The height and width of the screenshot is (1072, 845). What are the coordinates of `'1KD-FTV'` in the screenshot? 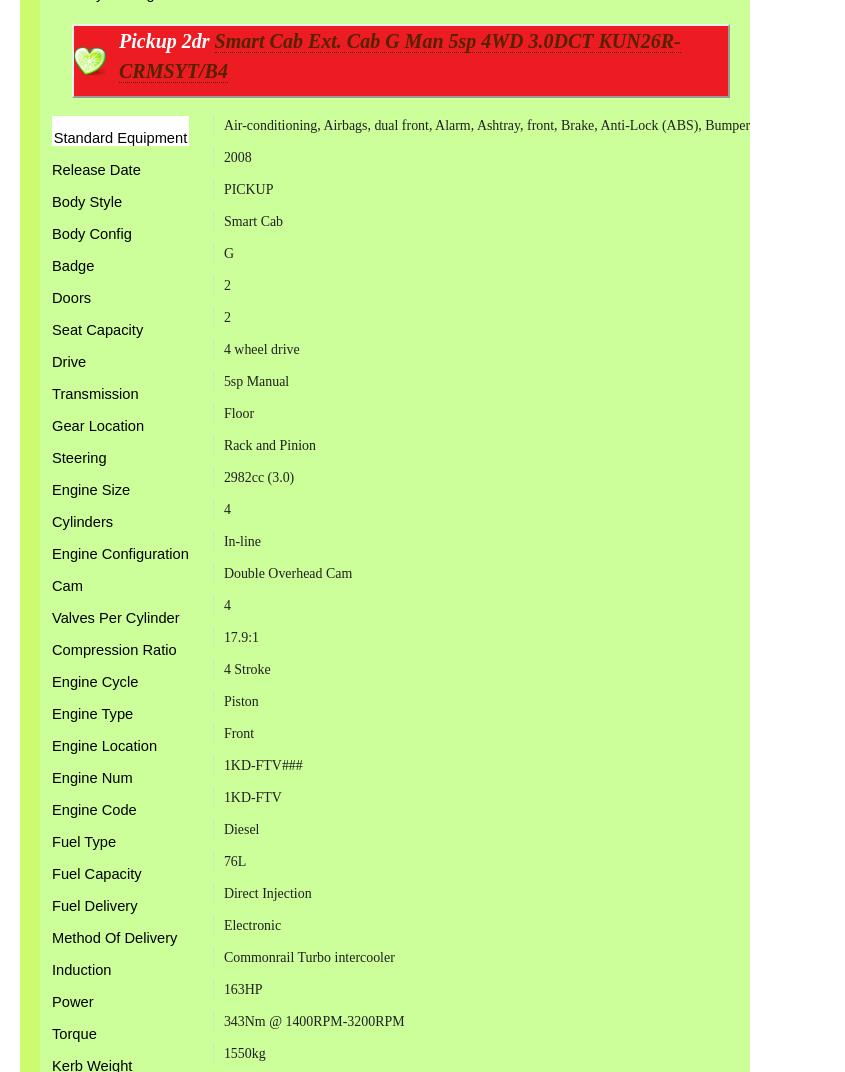 It's located at (250, 797).